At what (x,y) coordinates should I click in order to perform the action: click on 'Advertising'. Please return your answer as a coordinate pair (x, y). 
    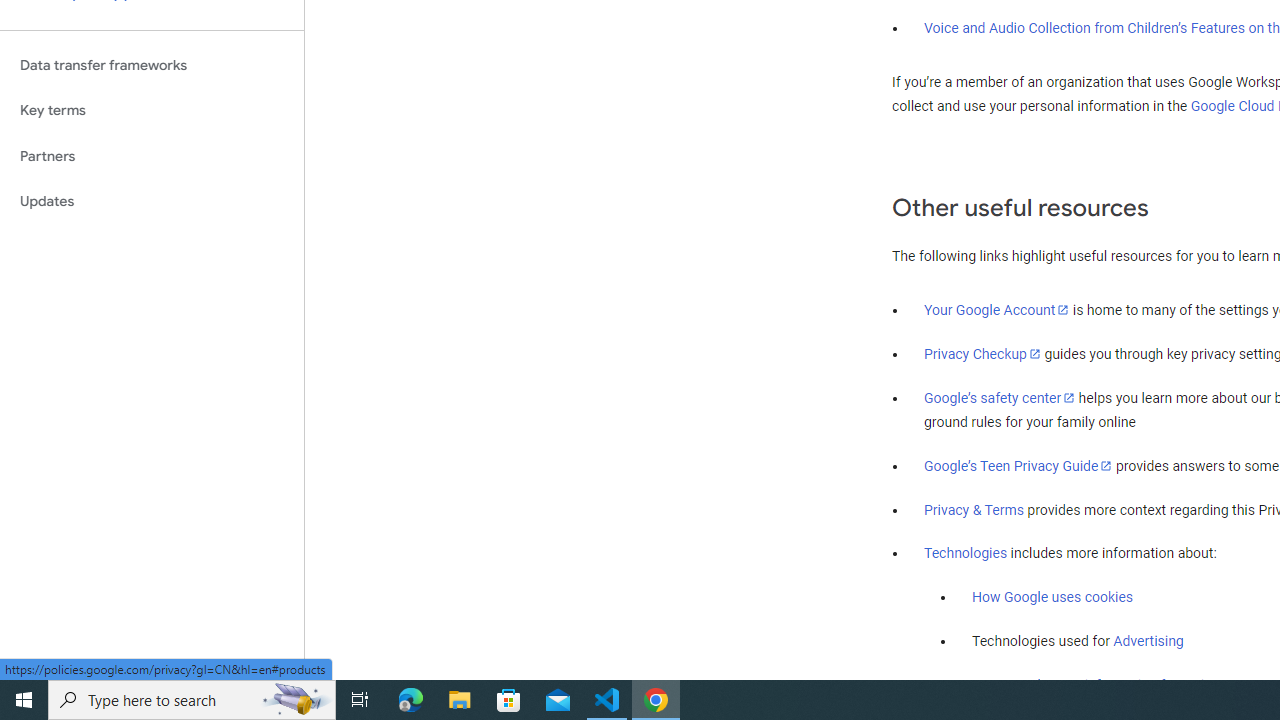
    Looking at the image, I should click on (1148, 641).